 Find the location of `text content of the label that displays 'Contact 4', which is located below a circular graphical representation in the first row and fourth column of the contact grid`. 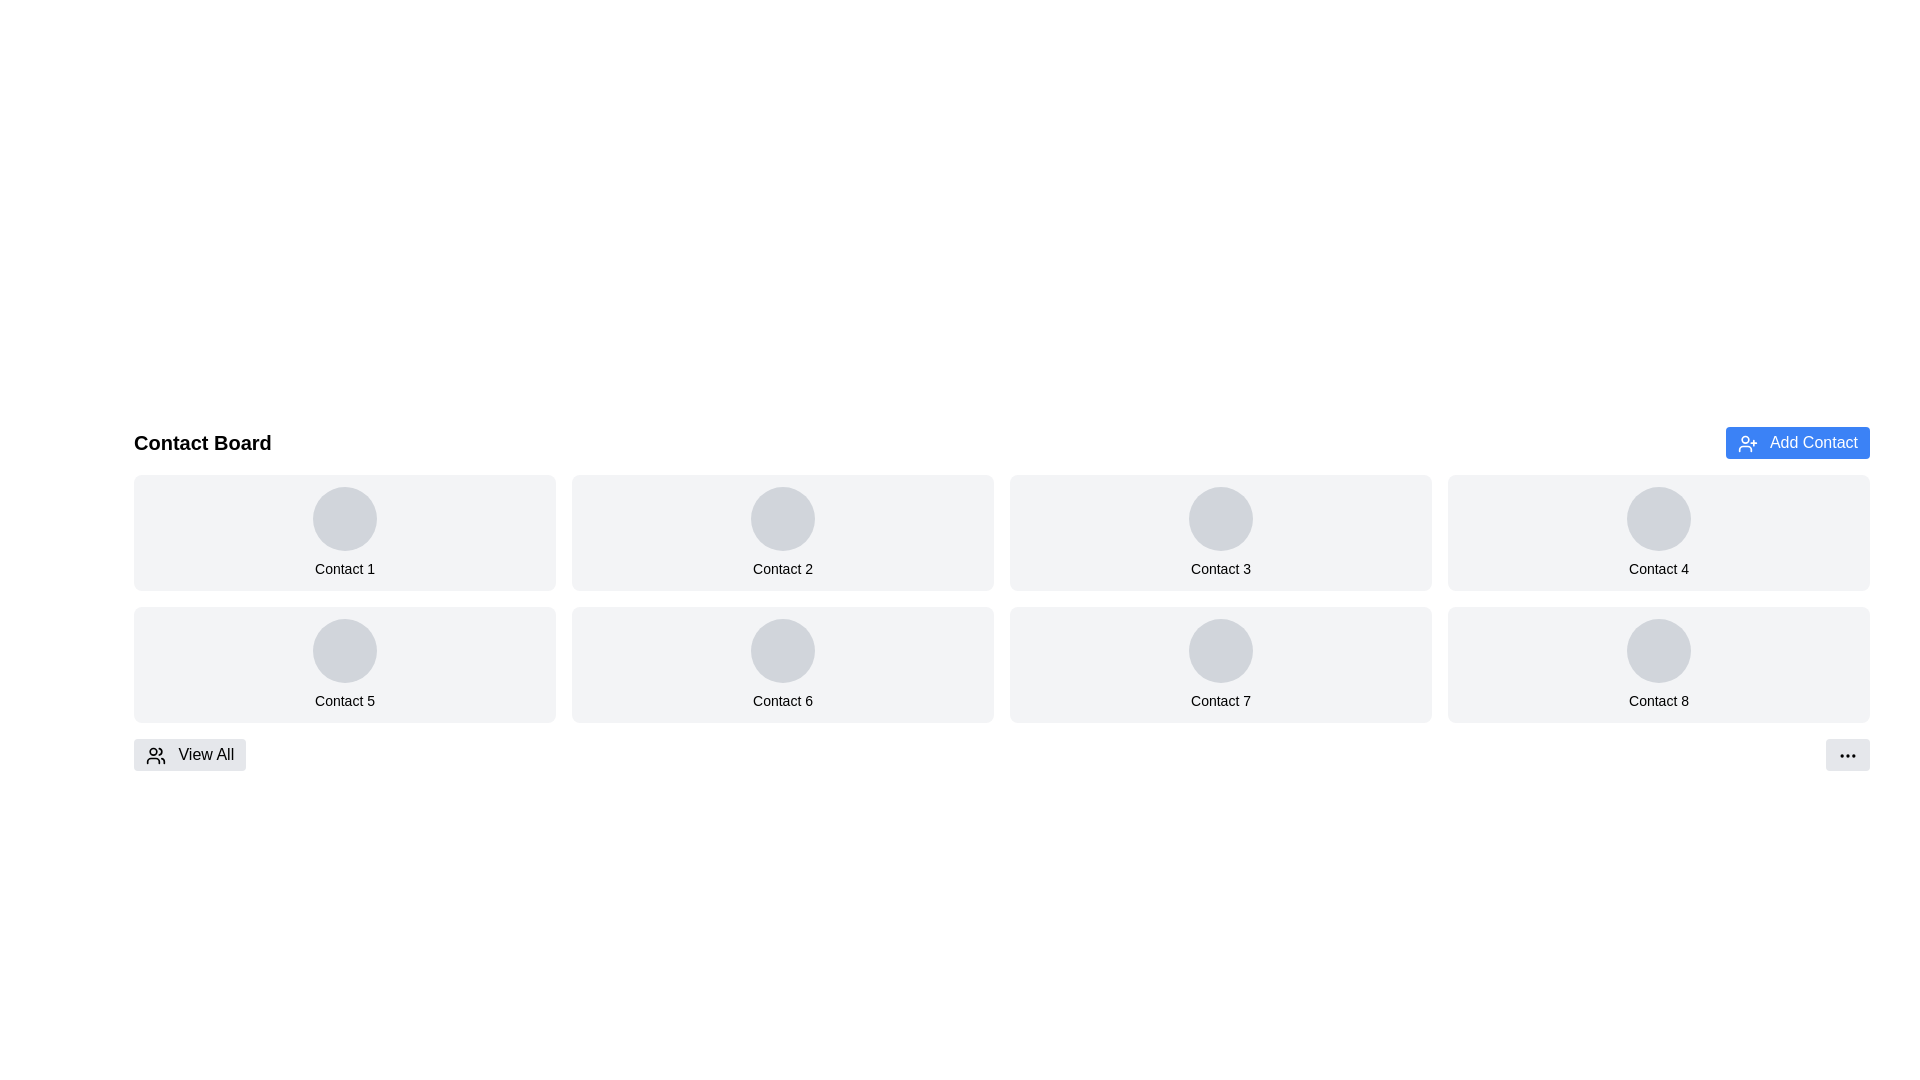

text content of the label that displays 'Contact 4', which is located below a circular graphical representation in the first row and fourth column of the contact grid is located at coordinates (1659, 569).